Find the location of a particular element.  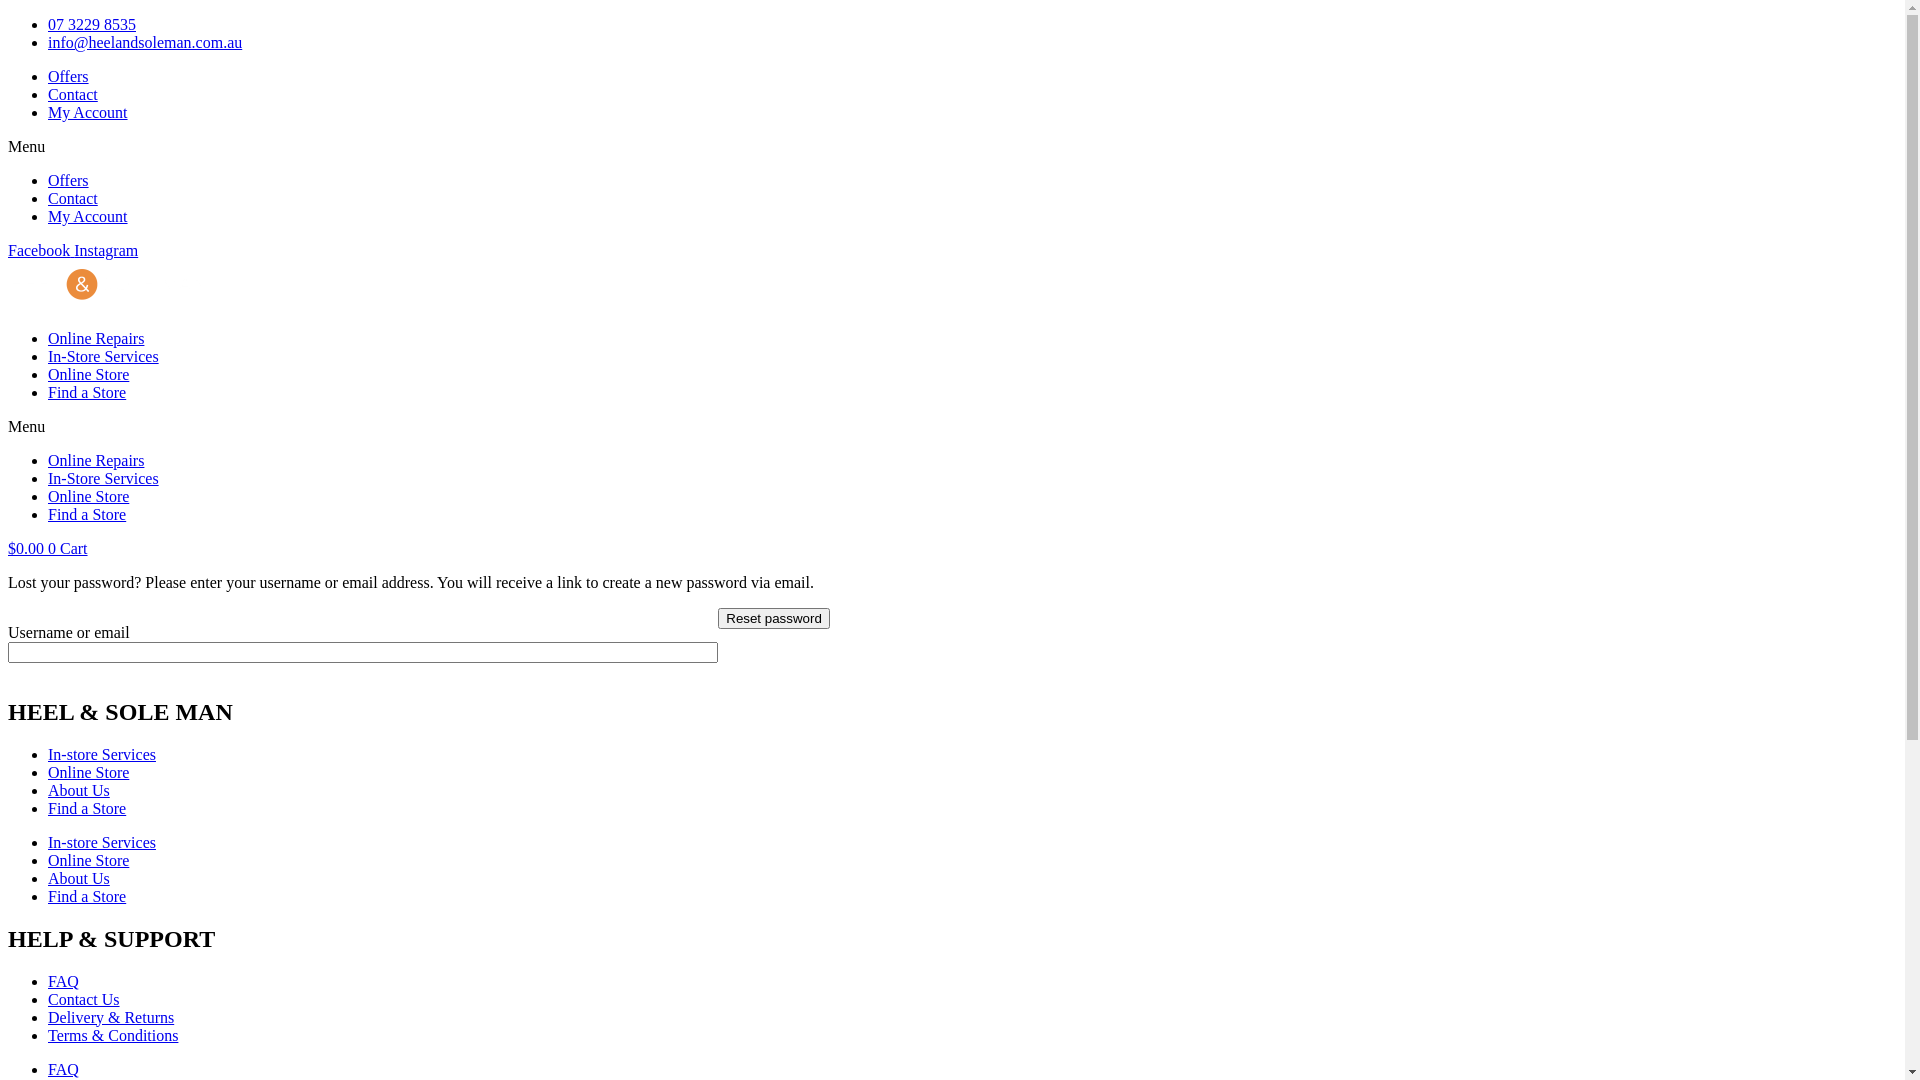

'About Us' is located at coordinates (48, 877).